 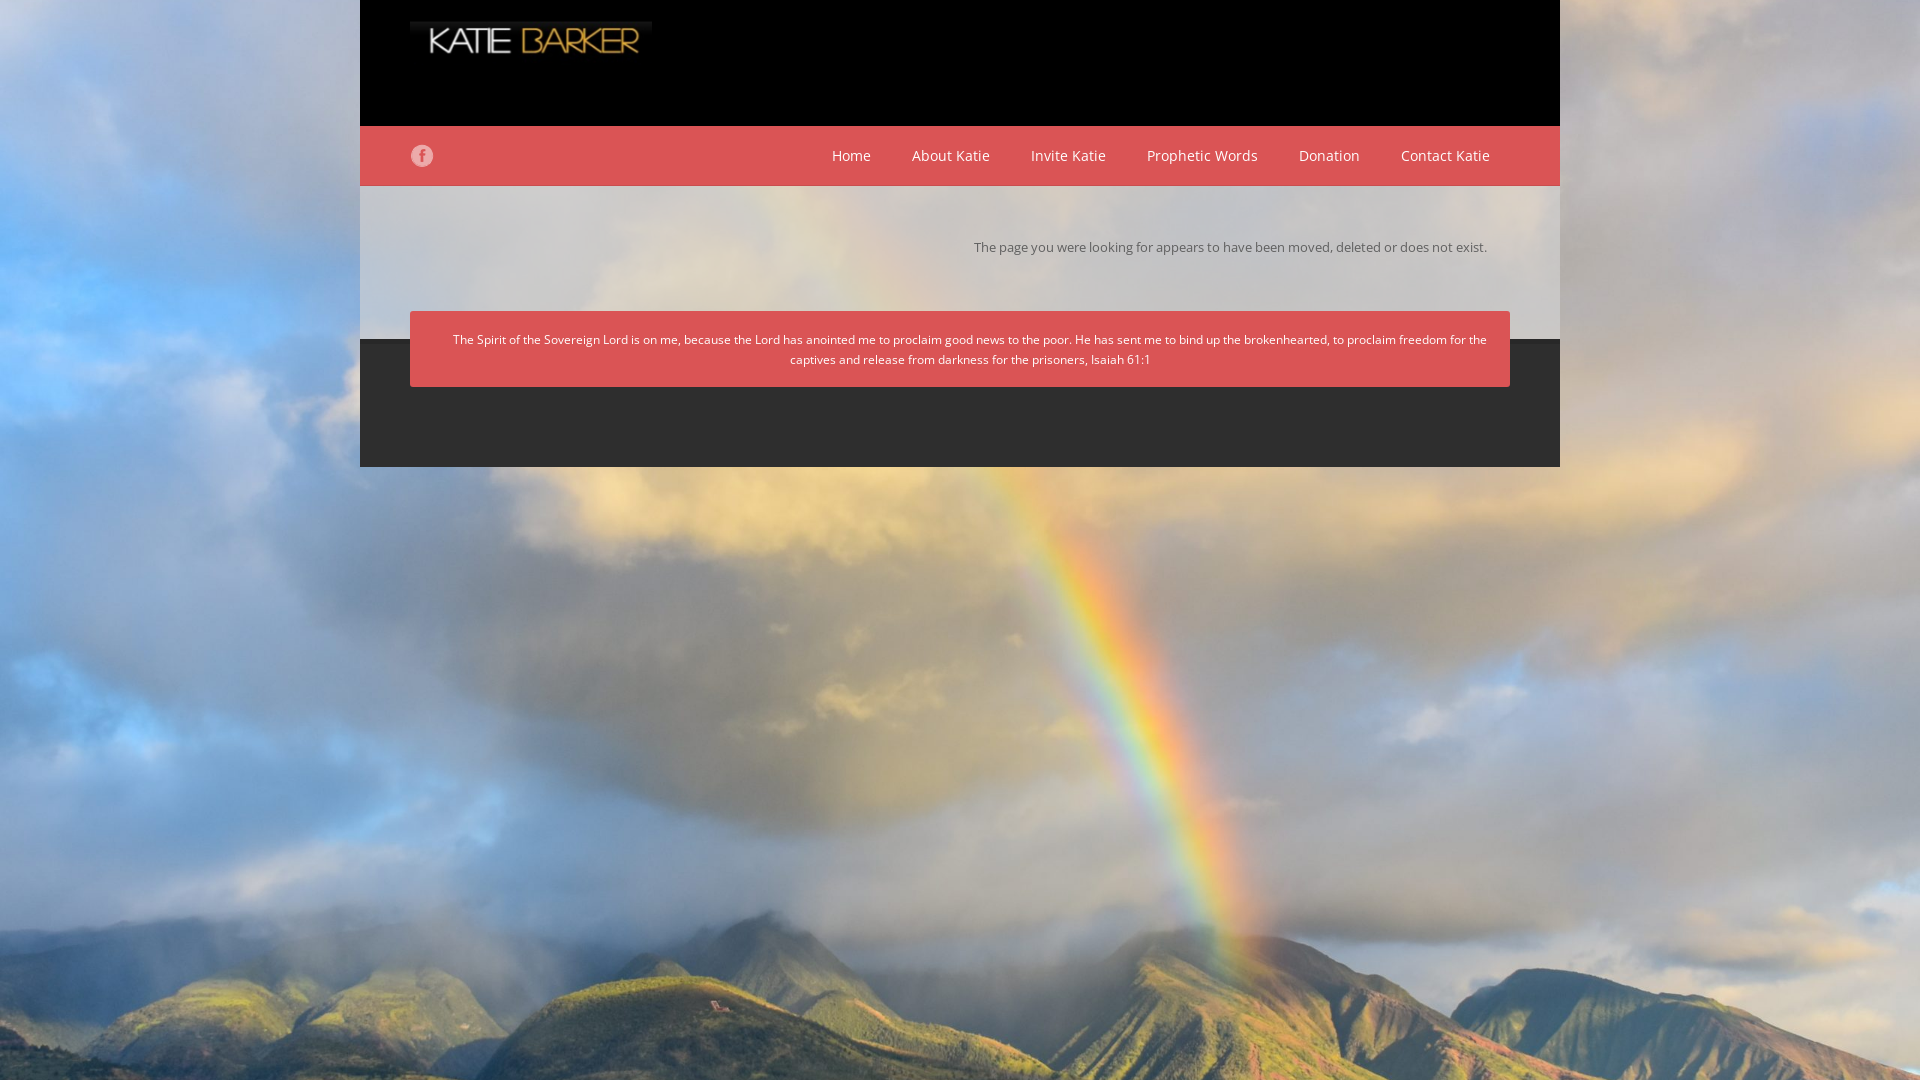 I want to click on 'Facebook', so click(x=421, y=154).